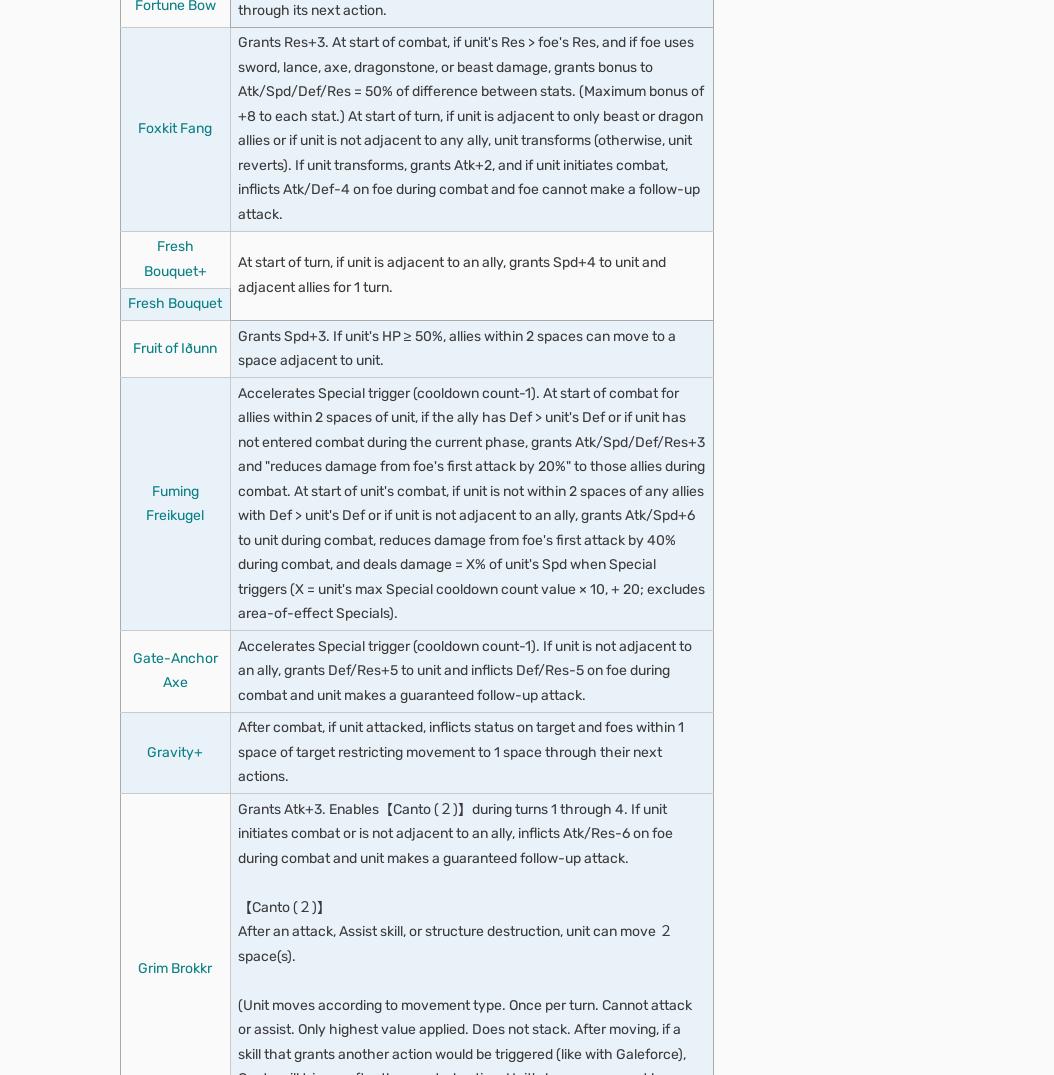  Describe the element at coordinates (112, 1006) in the screenshot. I see `'Muthead'` at that location.